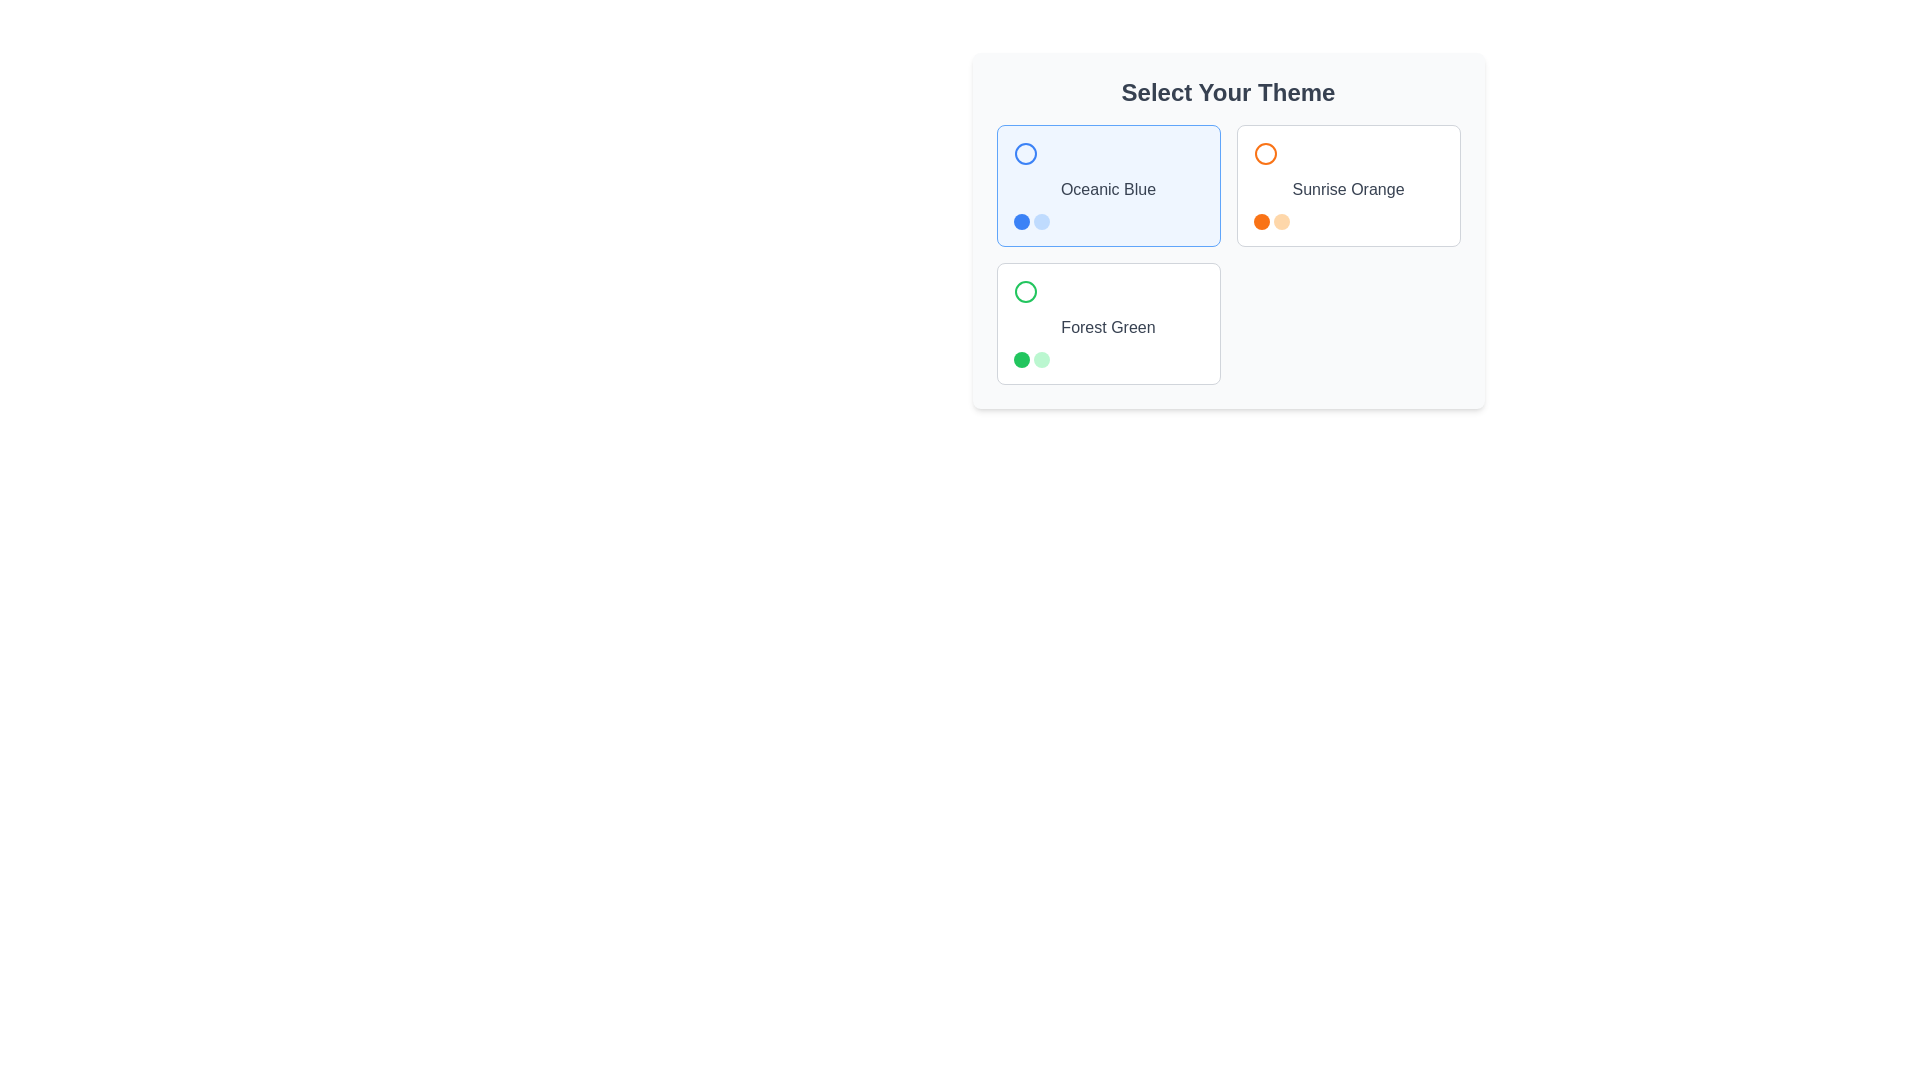 The image size is (1920, 1080). I want to click on the 'Forest Green' Selectable Card element, so click(1107, 323).